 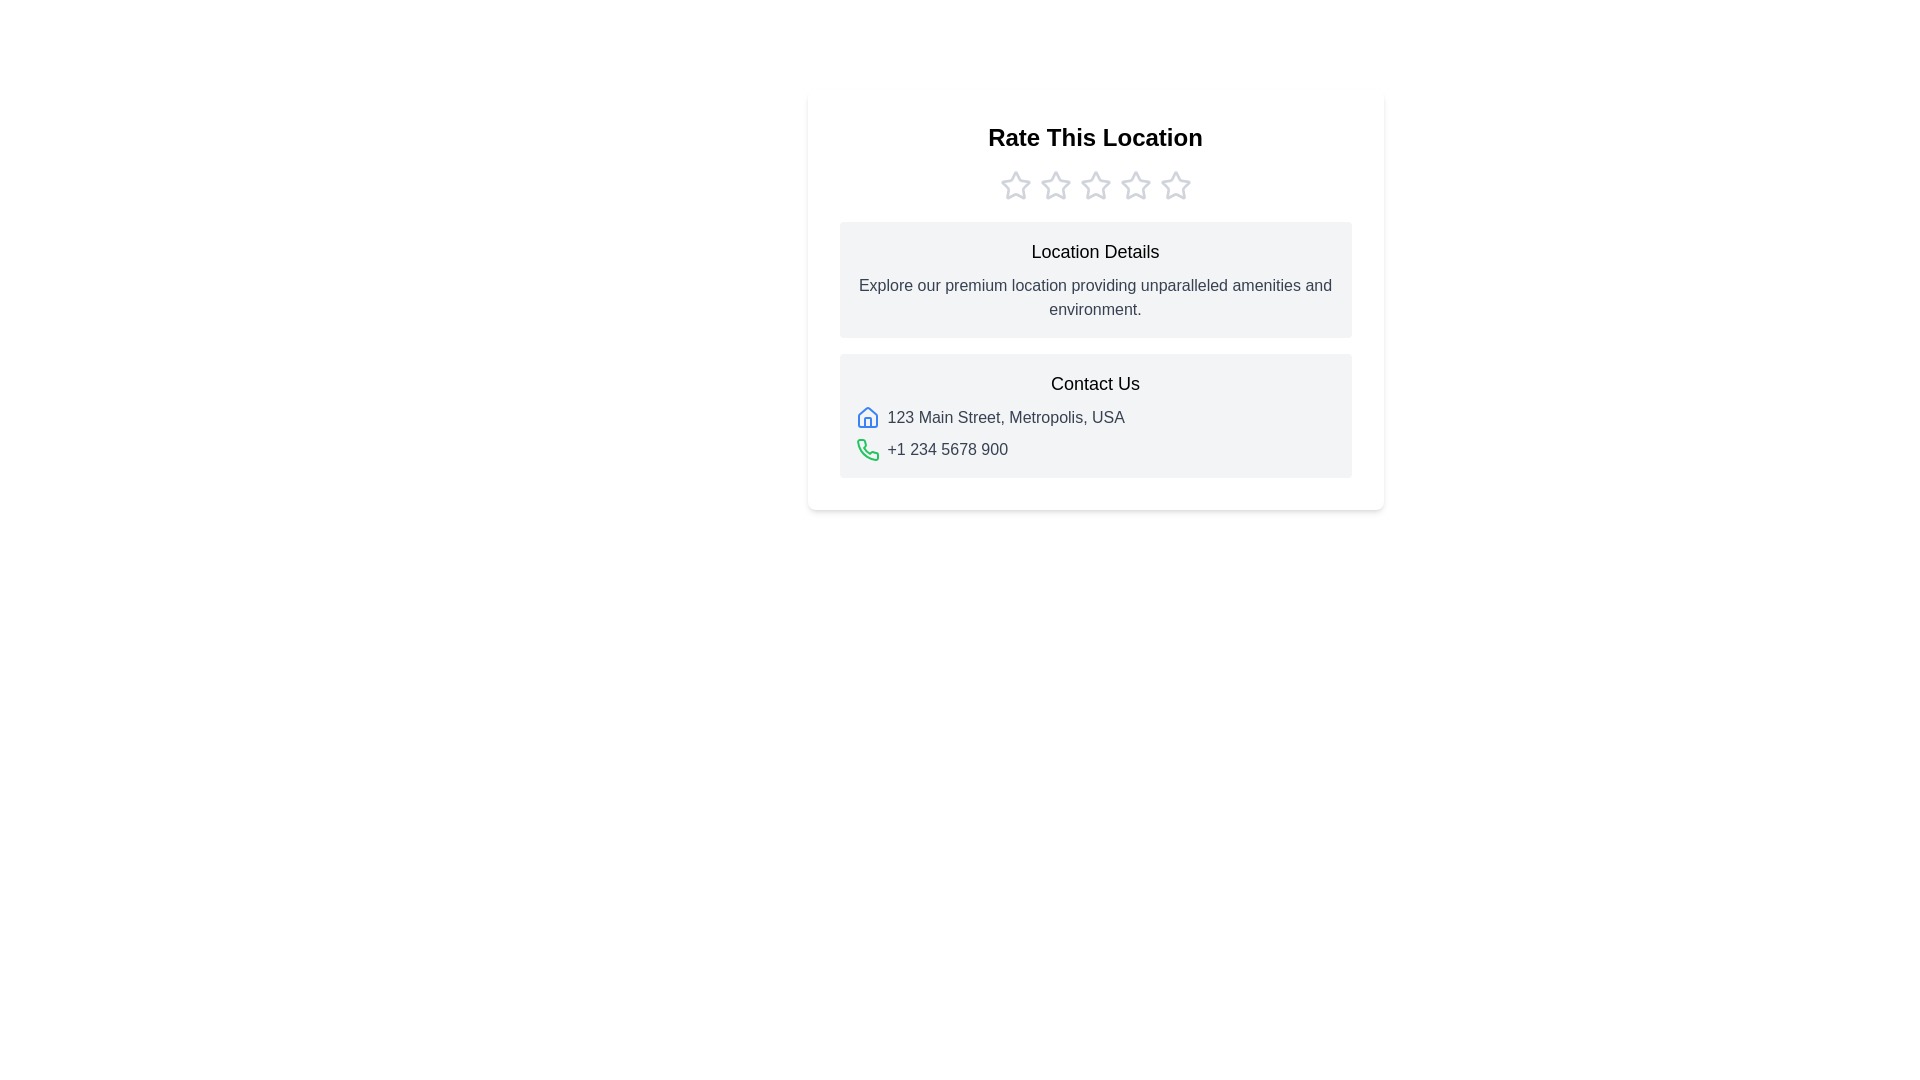 What do you see at coordinates (867, 450) in the screenshot?
I see `the phone icon located just below the 'Contact Us' heading to initiate a call action` at bounding box center [867, 450].